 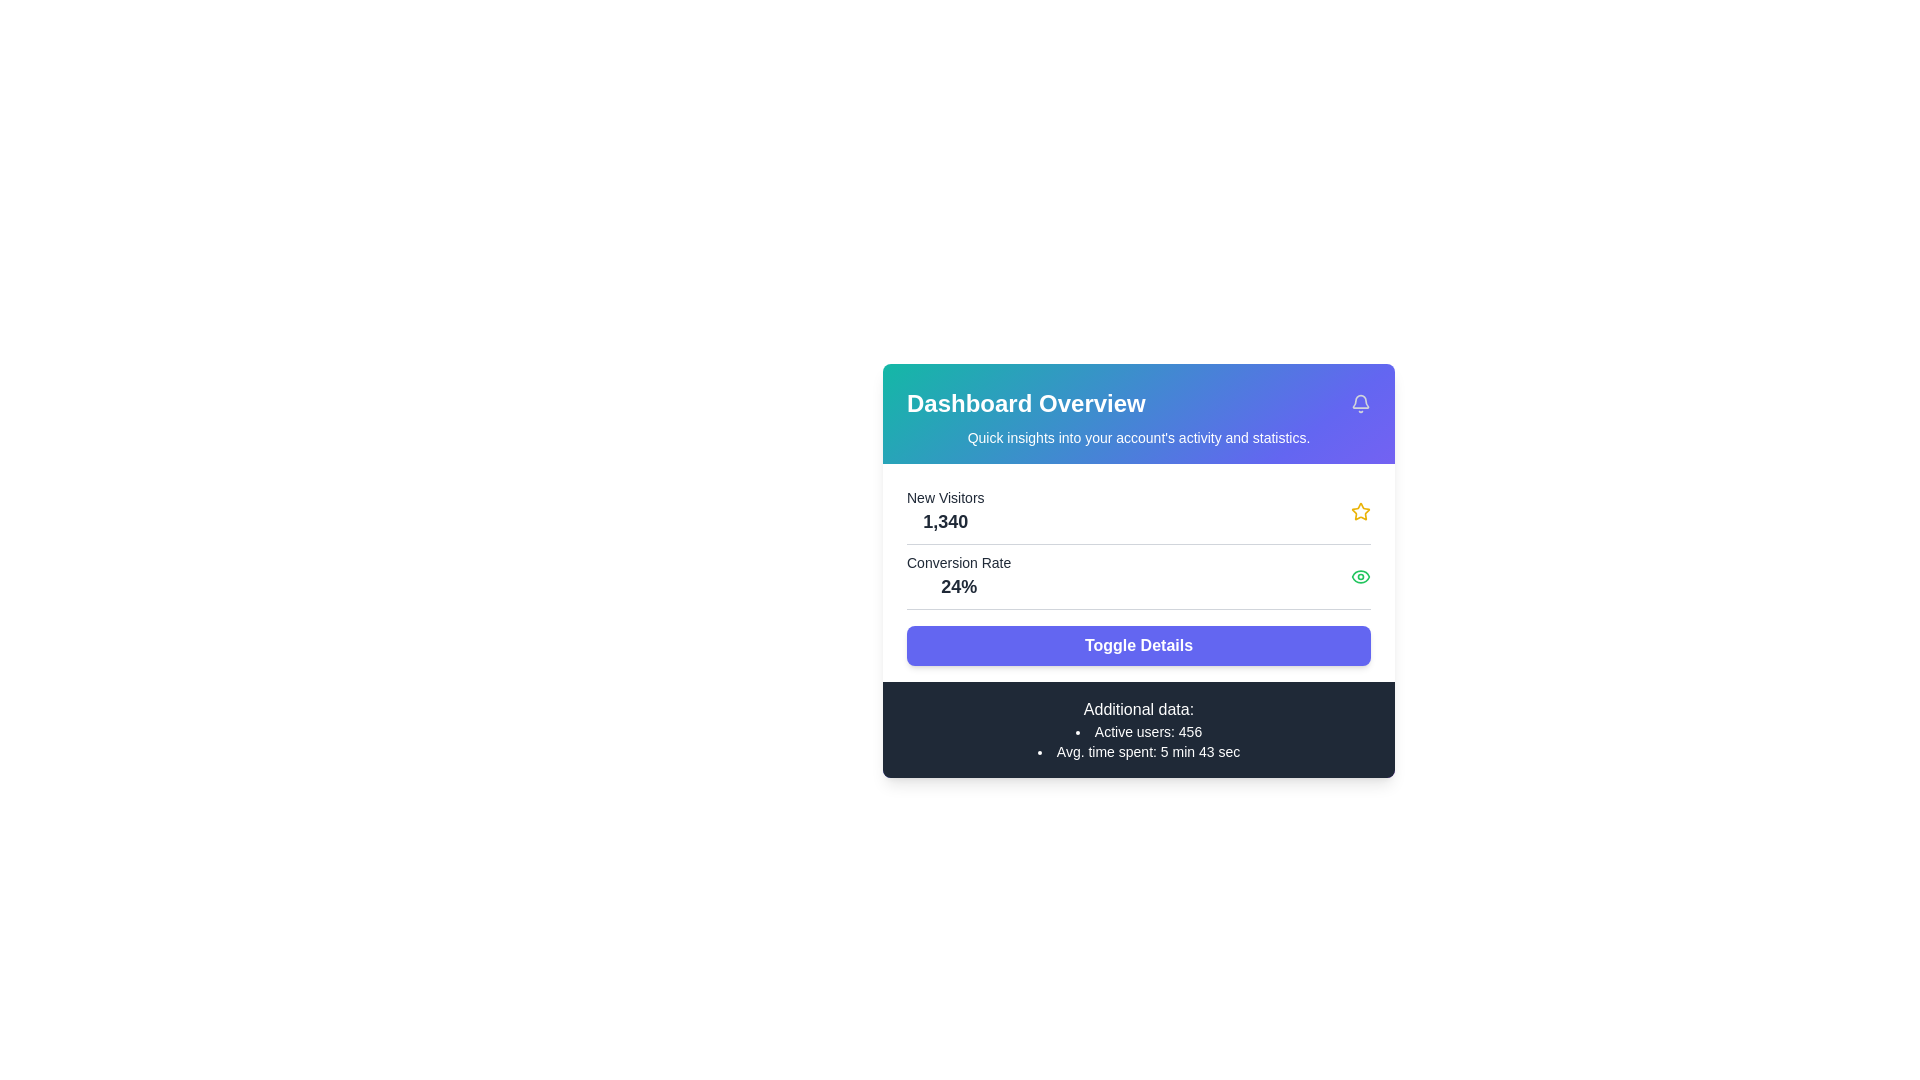 What do you see at coordinates (1360, 404) in the screenshot?
I see `the notification bell icon located at the far right of the 'Dashboard Overview' header` at bounding box center [1360, 404].